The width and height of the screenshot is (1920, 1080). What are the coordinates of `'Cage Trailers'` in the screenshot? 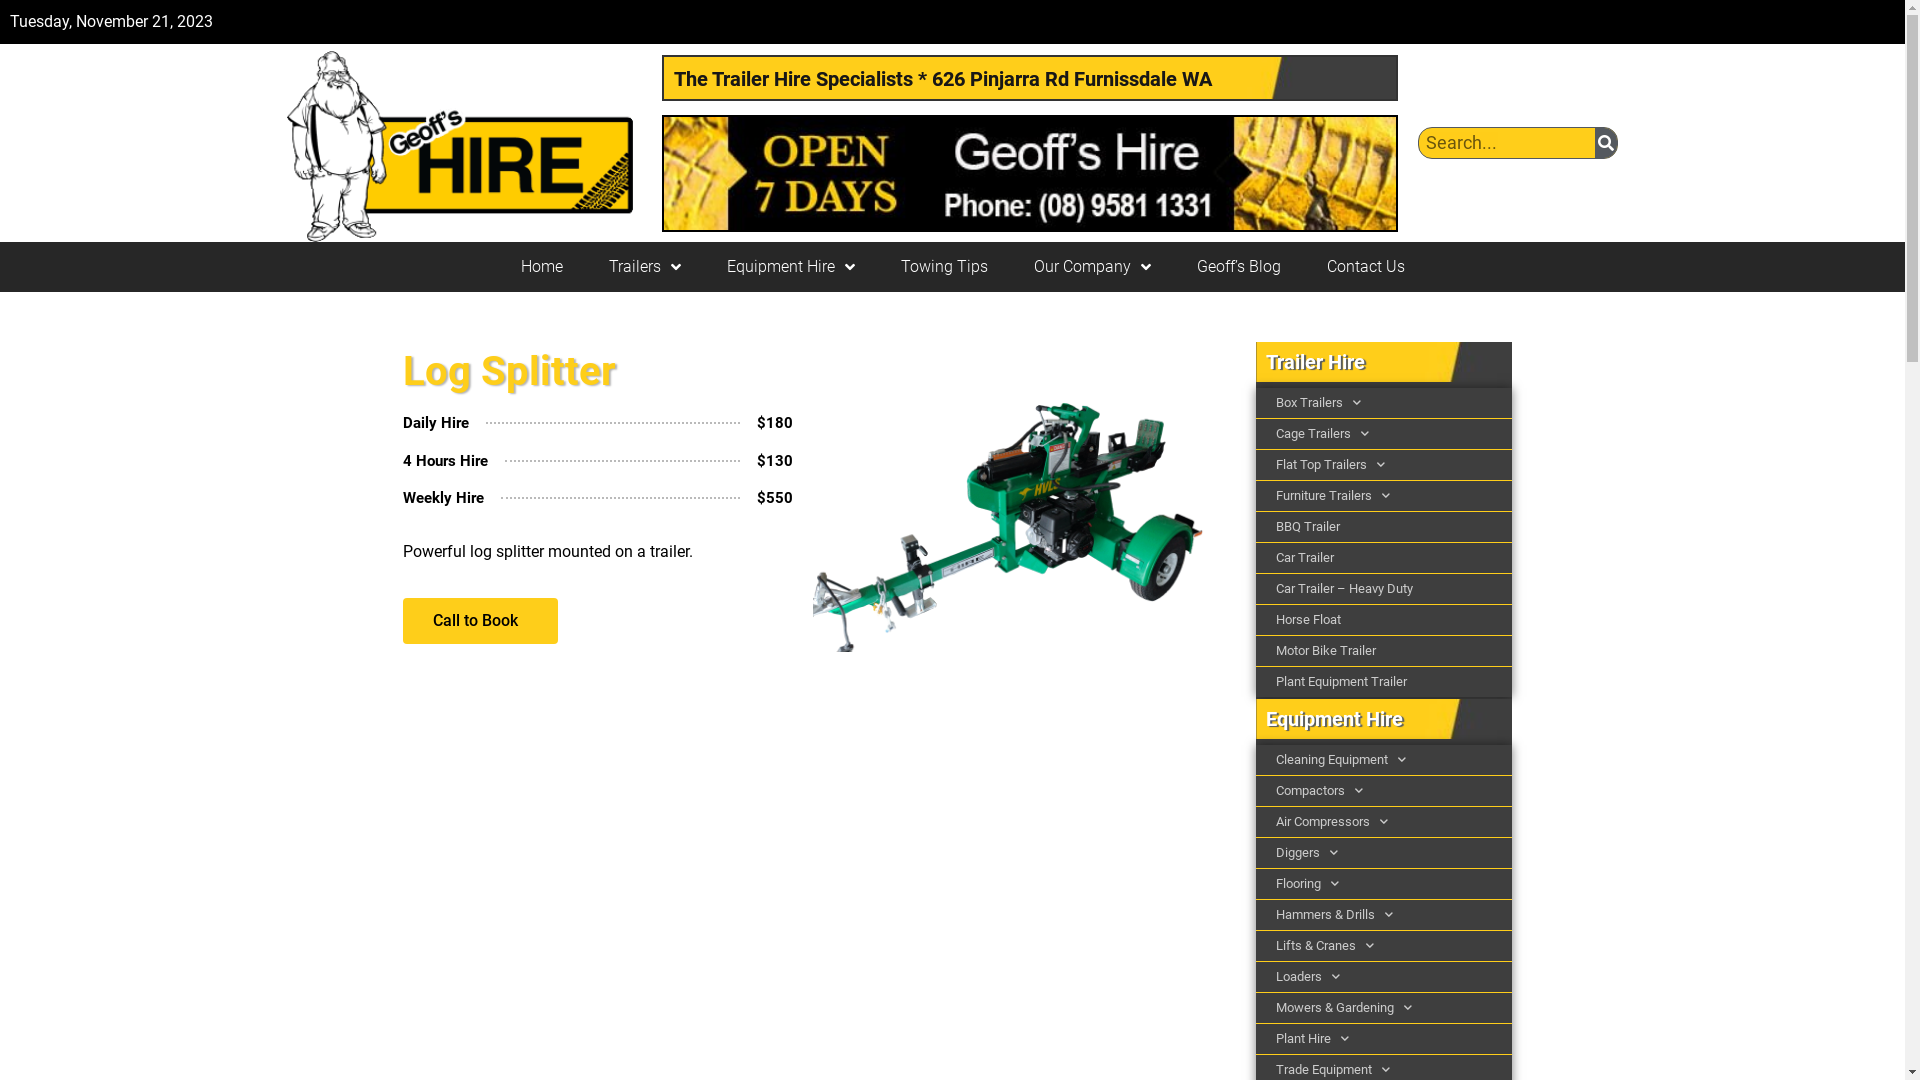 It's located at (1382, 433).